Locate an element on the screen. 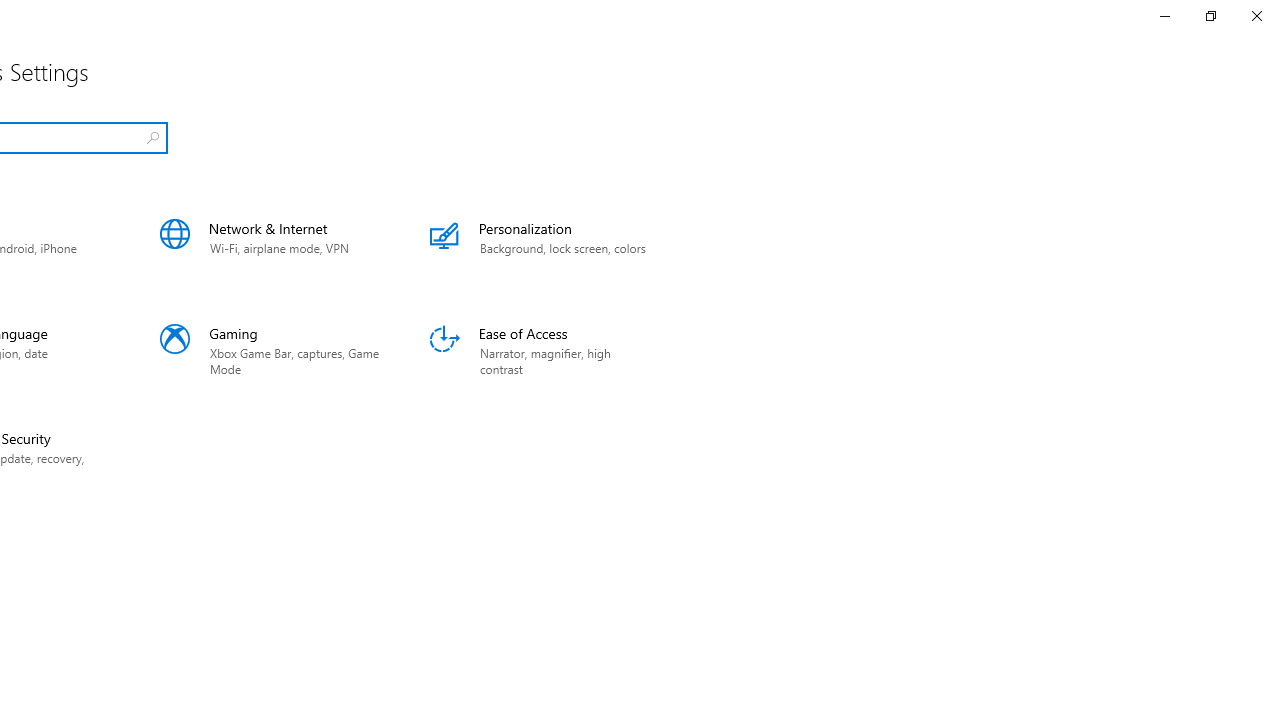 The image size is (1280, 720). 'Close Settings' is located at coordinates (1255, 15).